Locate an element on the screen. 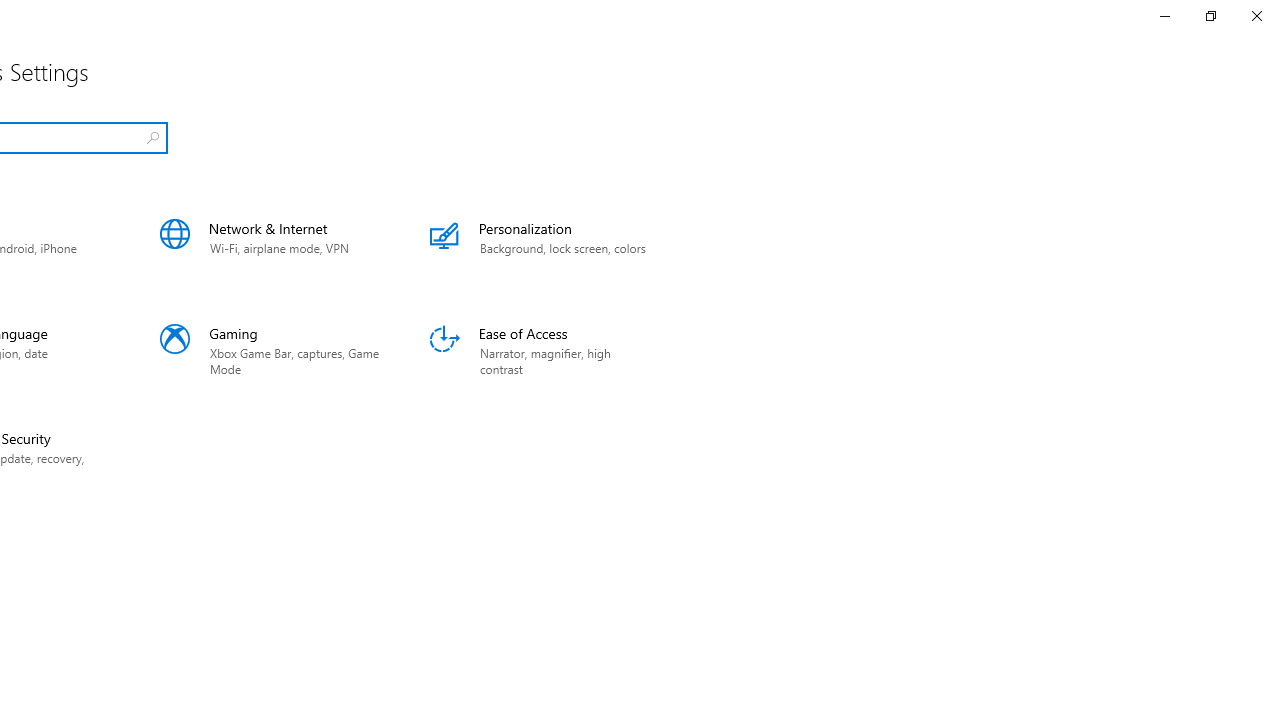 The image size is (1280, 720). 'Close Settings' is located at coordinates (1255, 15).